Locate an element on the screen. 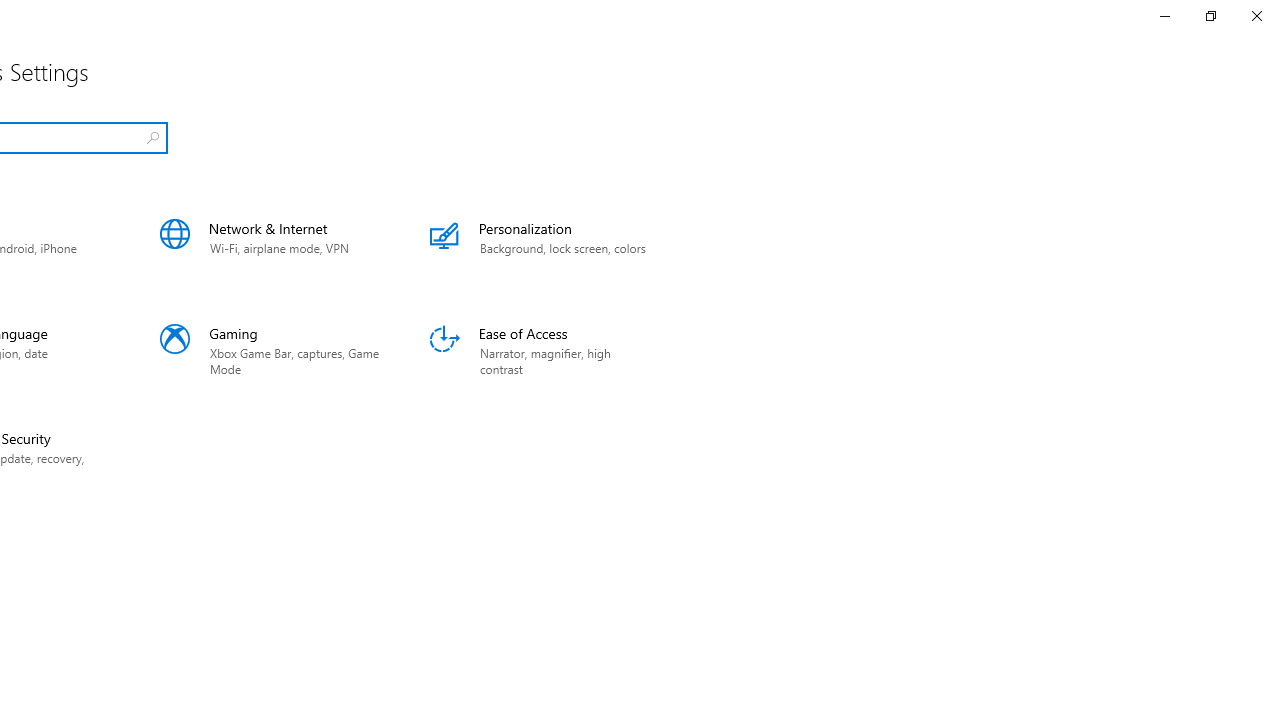 The image size is (1280, 720). 'Close Settings' is located at coordinates (1255, 15).